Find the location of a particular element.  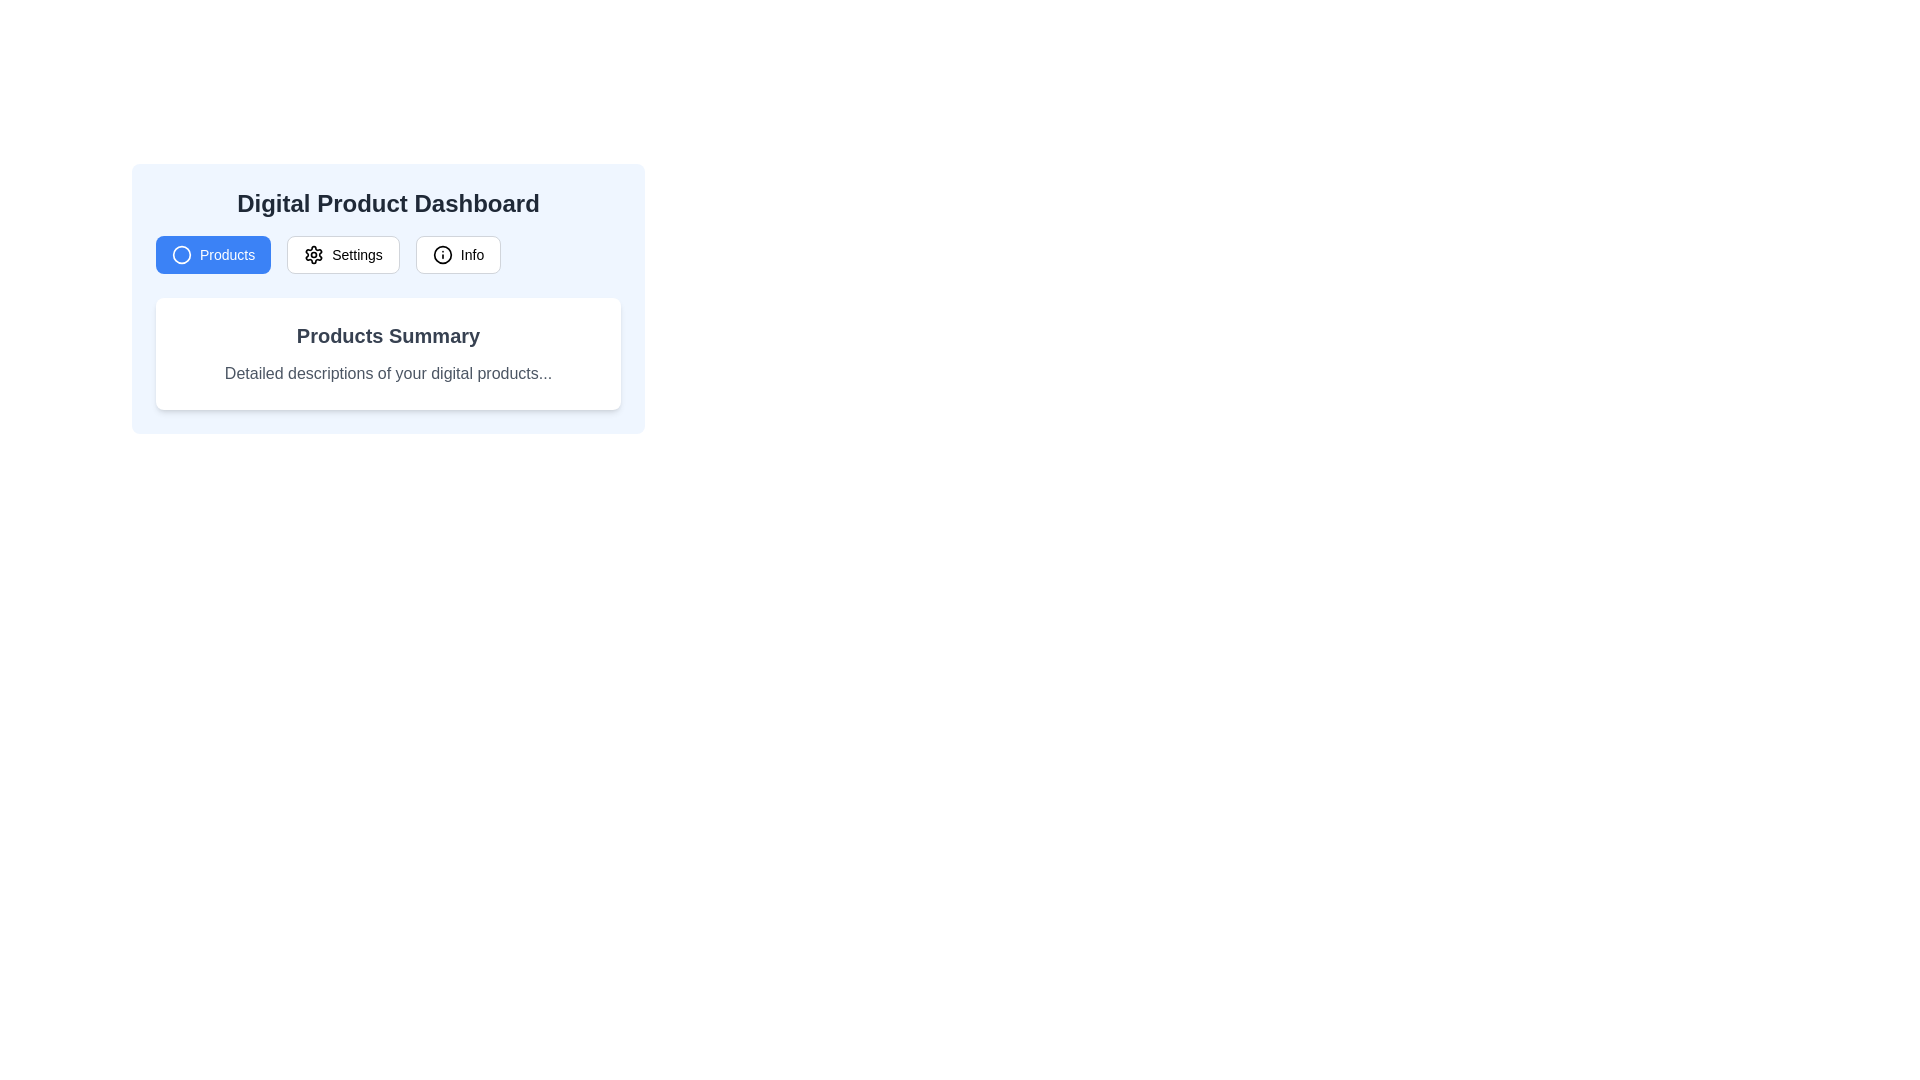

the 'Settings' button, which is a rectangular button with rounded corners, white background, grey border, and a gear icon on the left is located at coordinates (343, 253).